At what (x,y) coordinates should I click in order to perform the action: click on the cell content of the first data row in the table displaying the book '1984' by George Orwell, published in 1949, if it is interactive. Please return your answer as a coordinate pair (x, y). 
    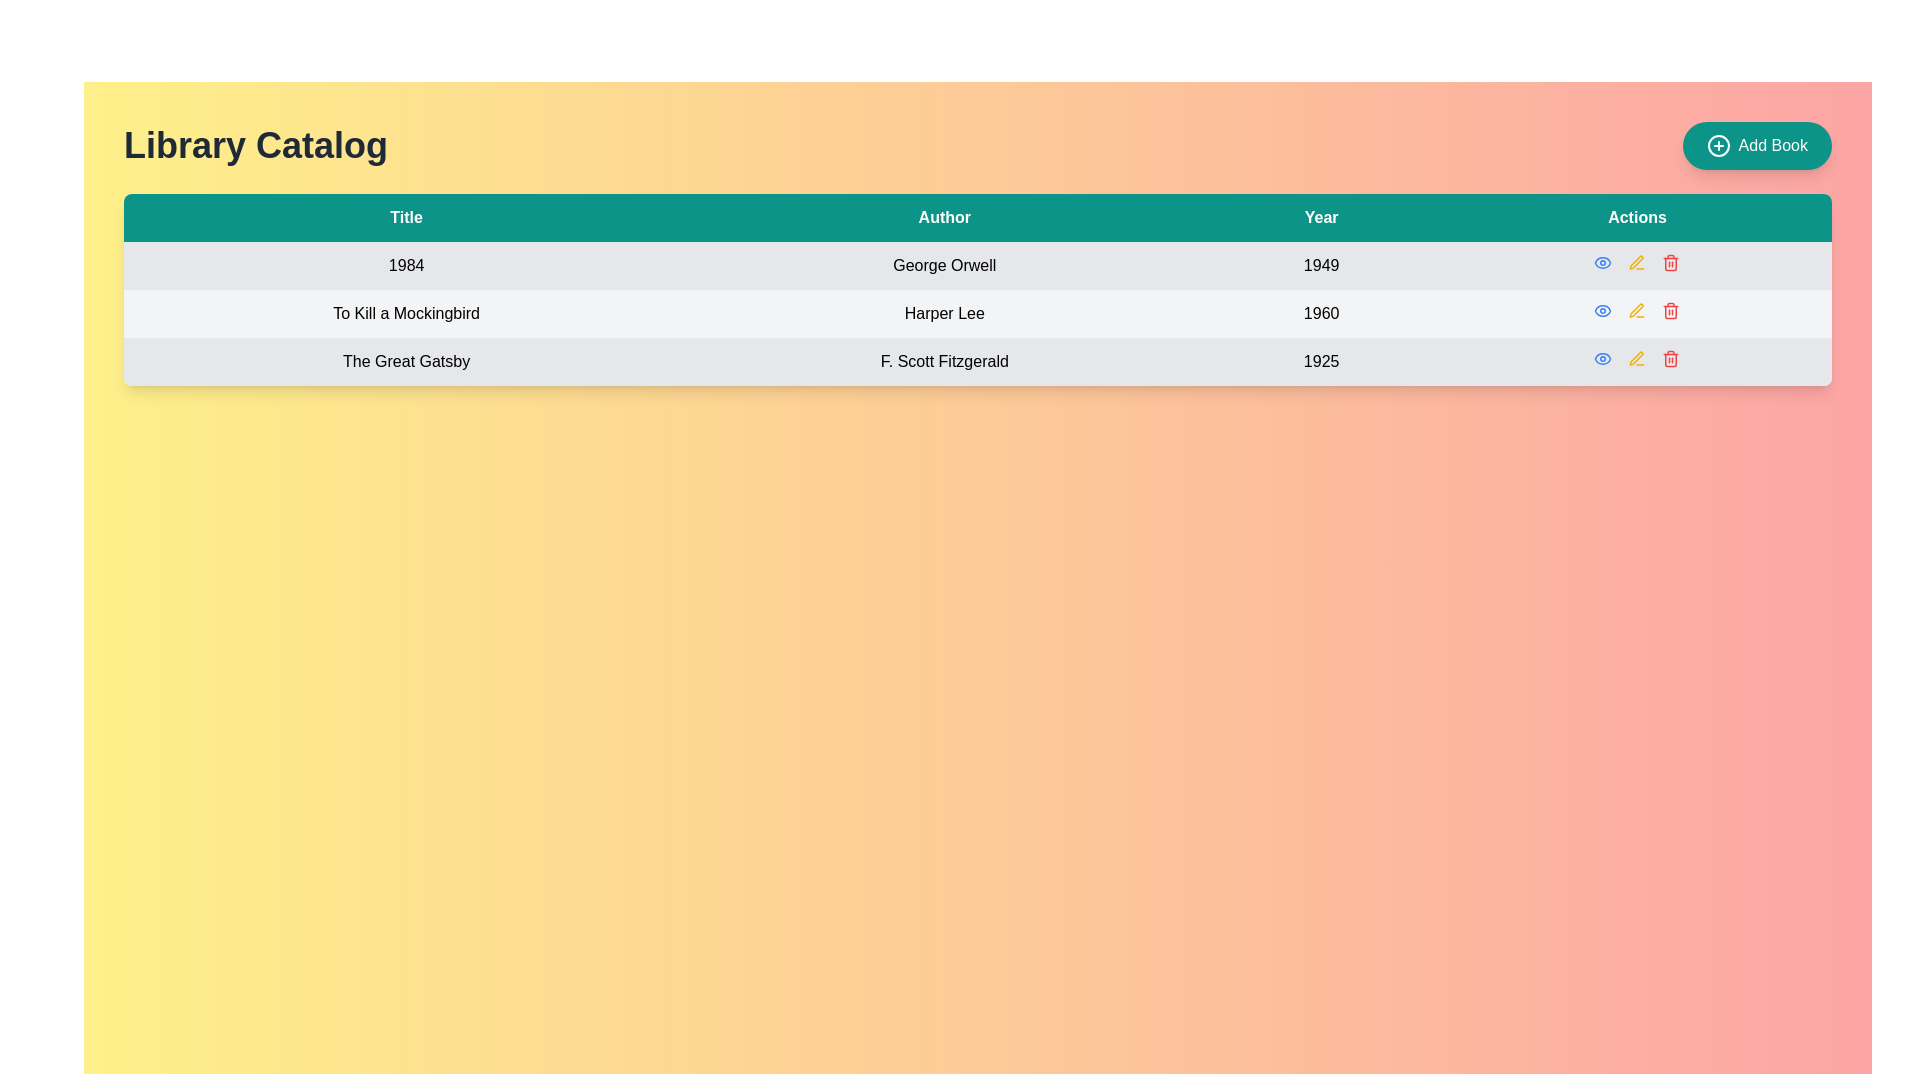
    Looking at the image, I should click on (978, 265).